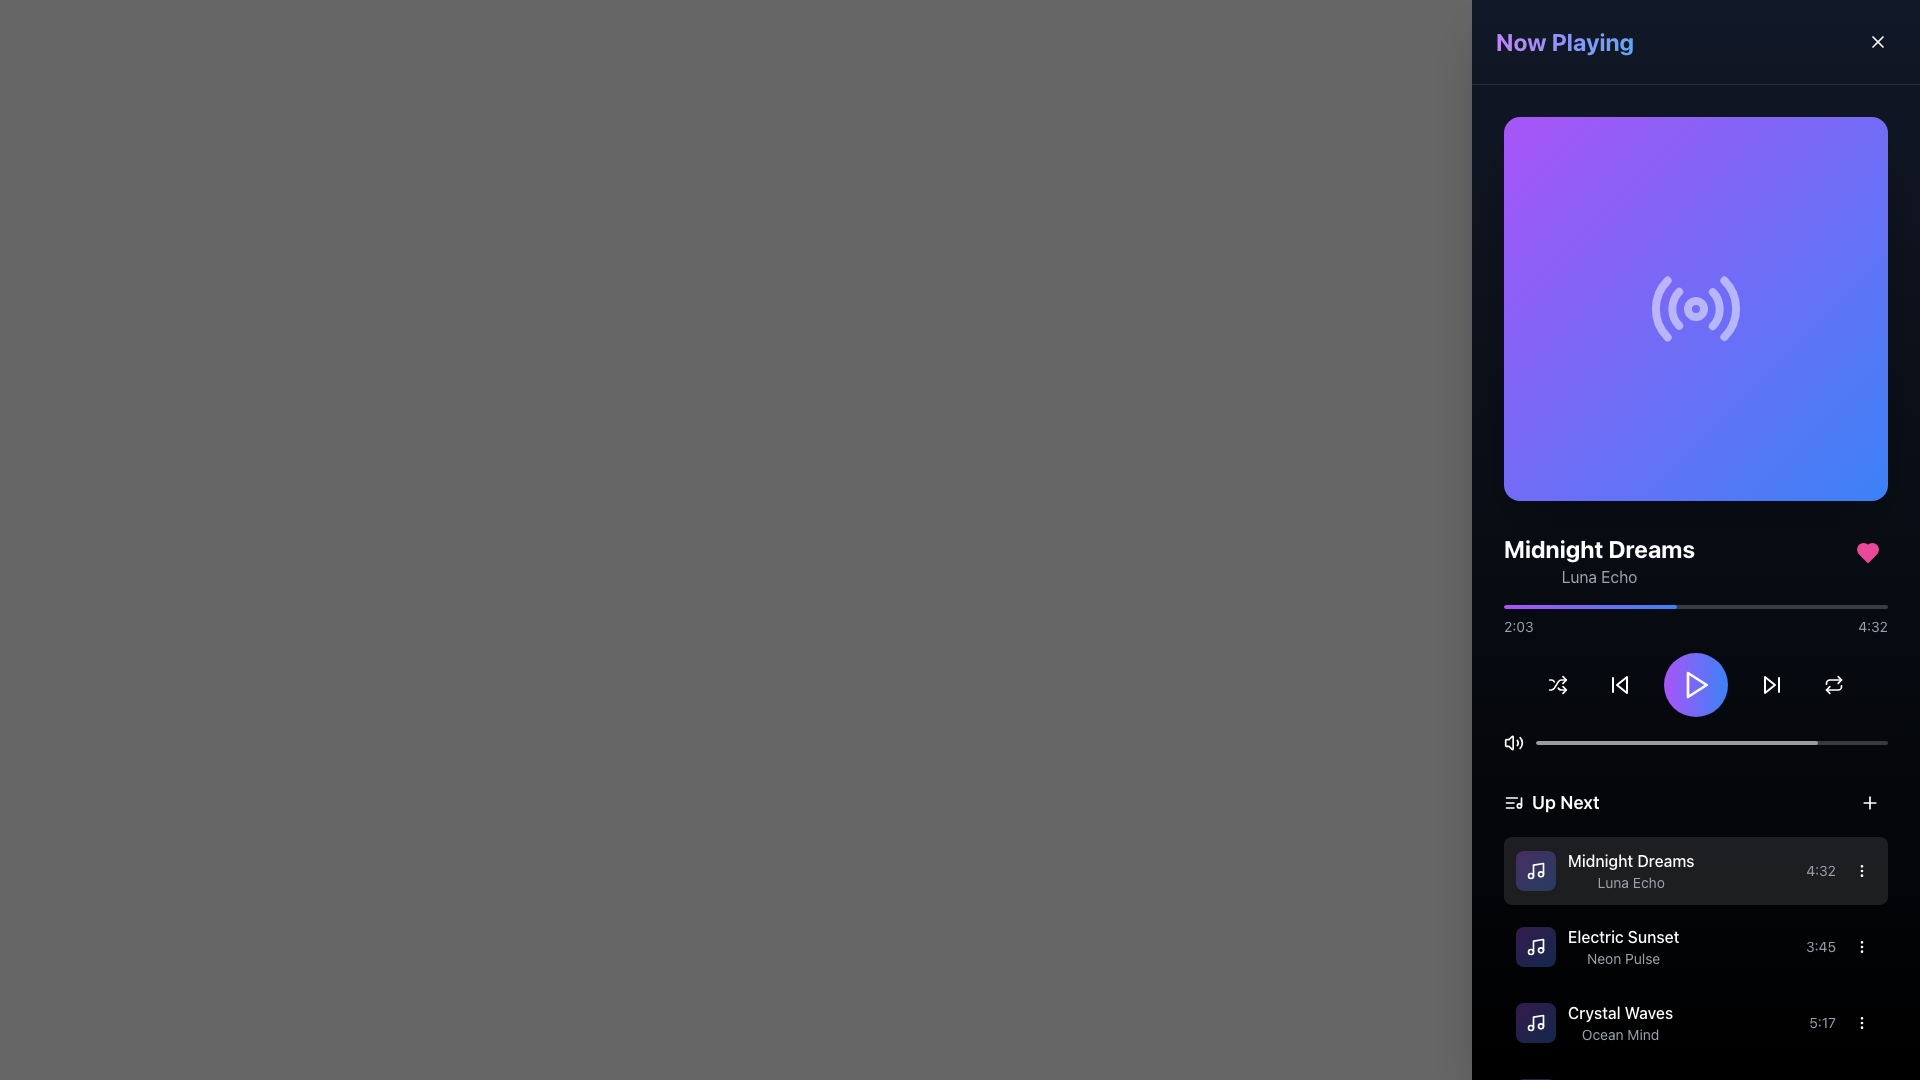 The image size is (1920, 1080). I want to click on the previous track button, which is located to the left of the play/pause button in the media control section, so click(1620, 684).